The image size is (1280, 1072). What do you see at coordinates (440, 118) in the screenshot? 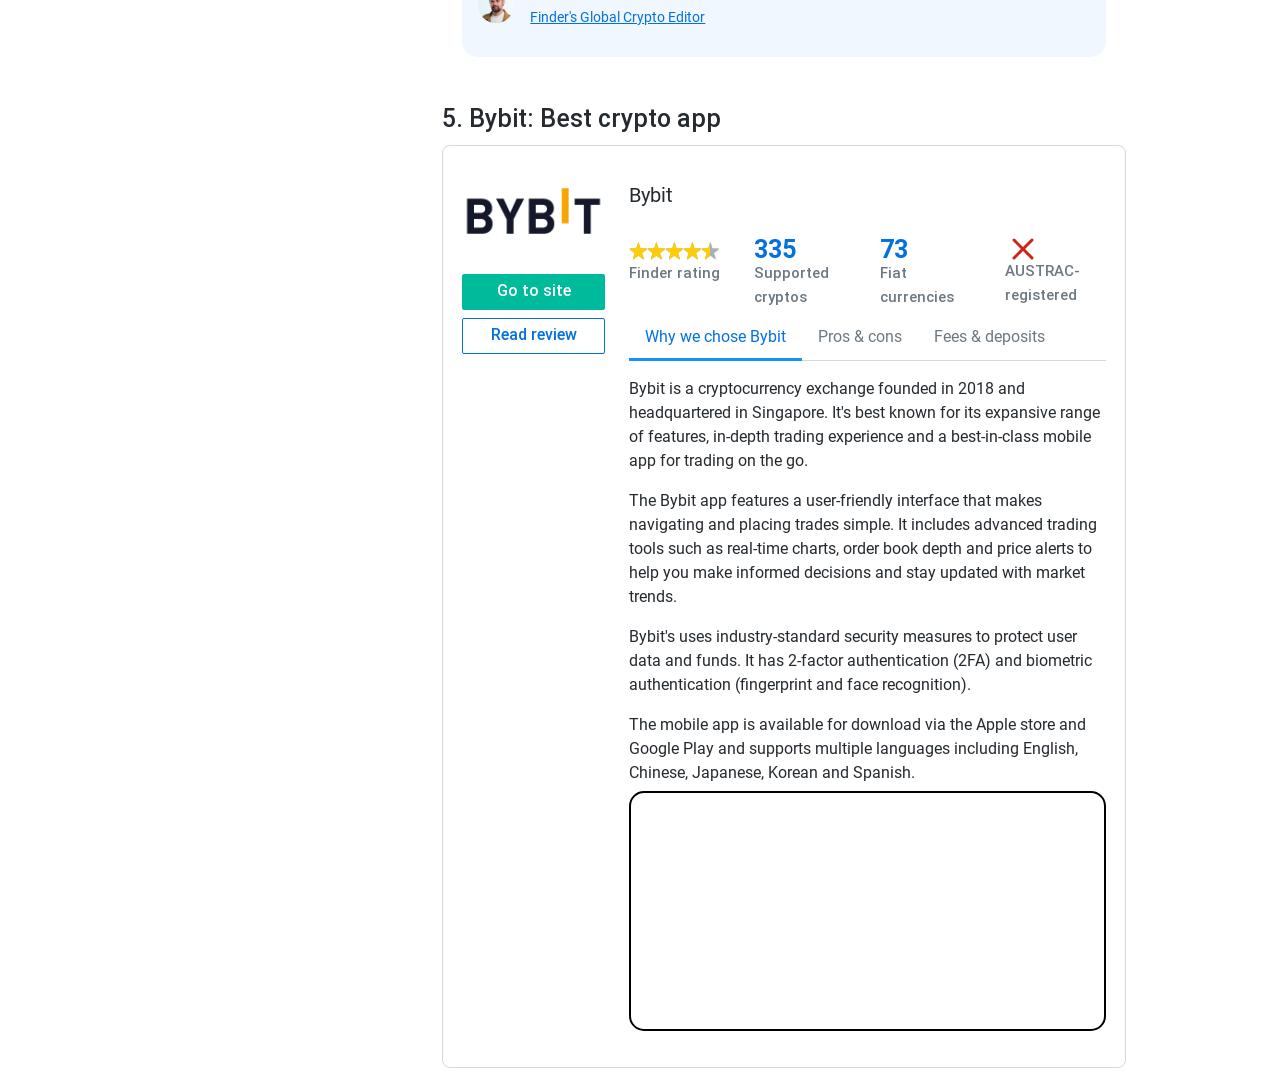
I see `'5. Bybit: Best crypto app'` at bounding box center [440, 118].